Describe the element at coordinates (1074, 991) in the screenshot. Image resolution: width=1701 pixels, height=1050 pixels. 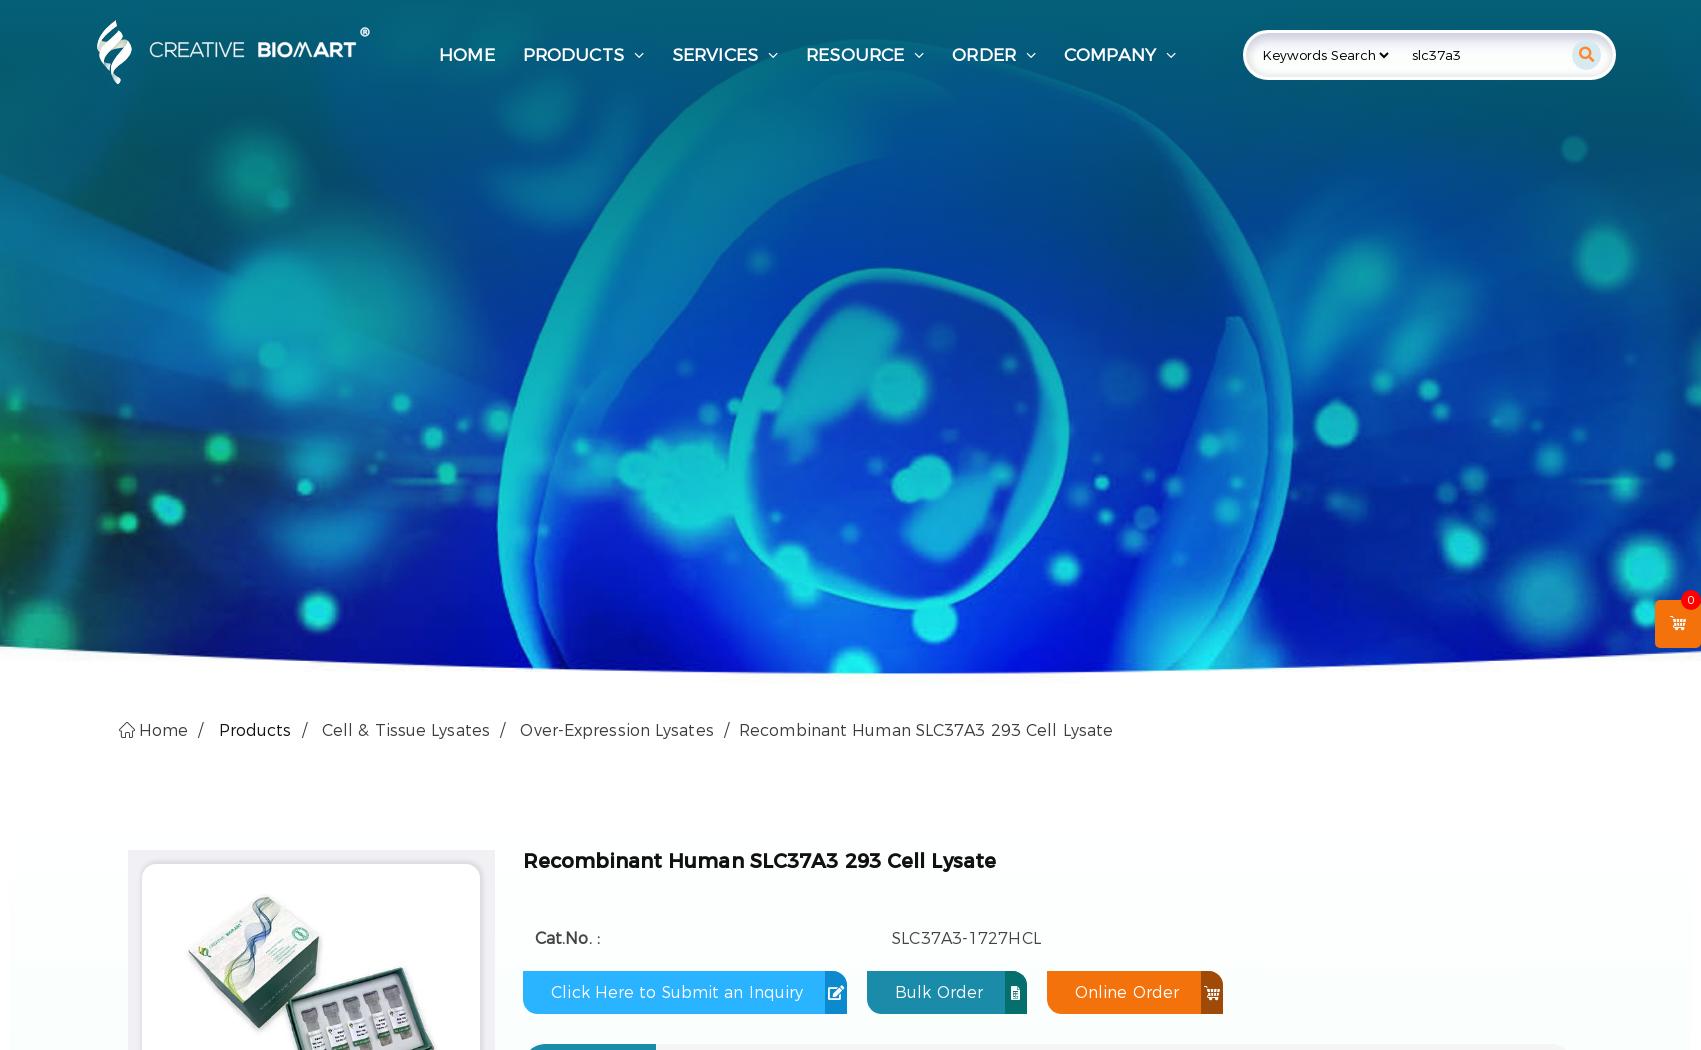
I see `'Online Order'` at that location.